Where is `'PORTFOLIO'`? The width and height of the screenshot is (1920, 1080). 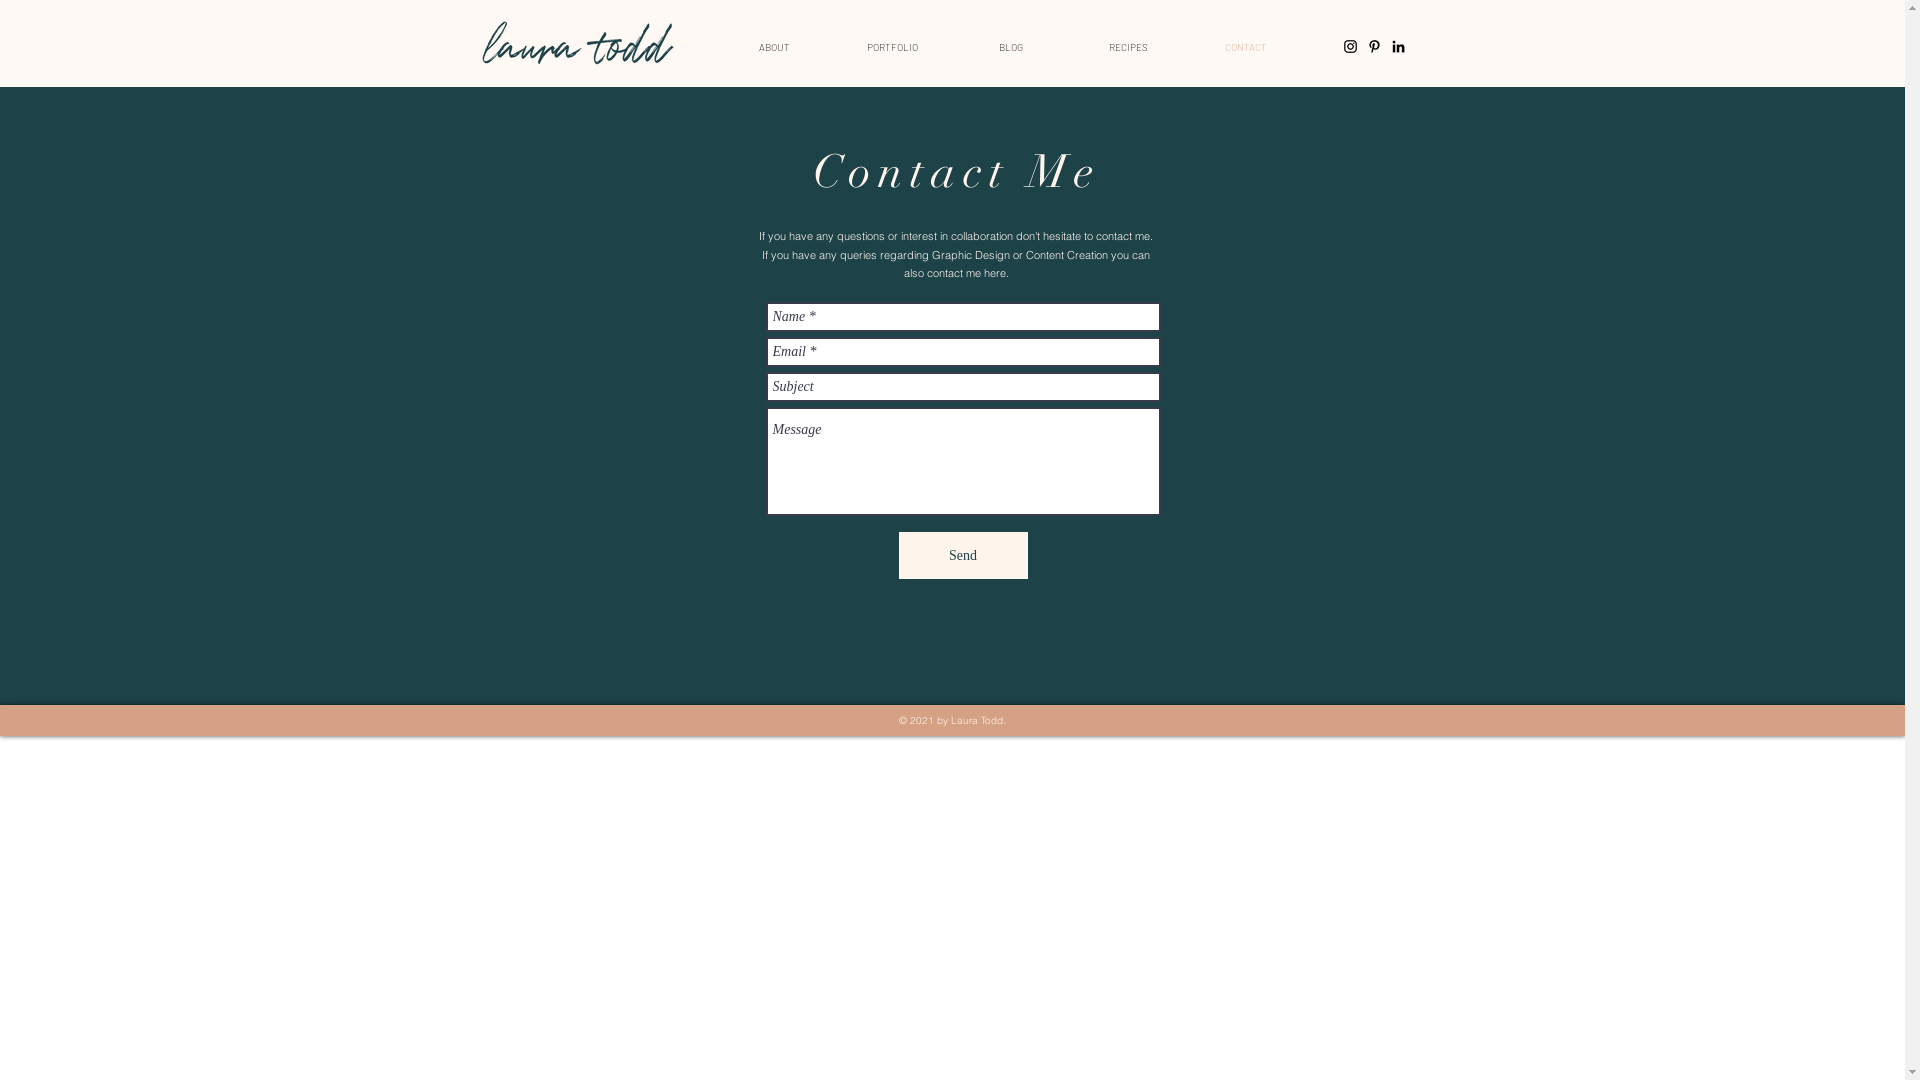
'PORTFOLIO' is located at coordinates (891, 45).